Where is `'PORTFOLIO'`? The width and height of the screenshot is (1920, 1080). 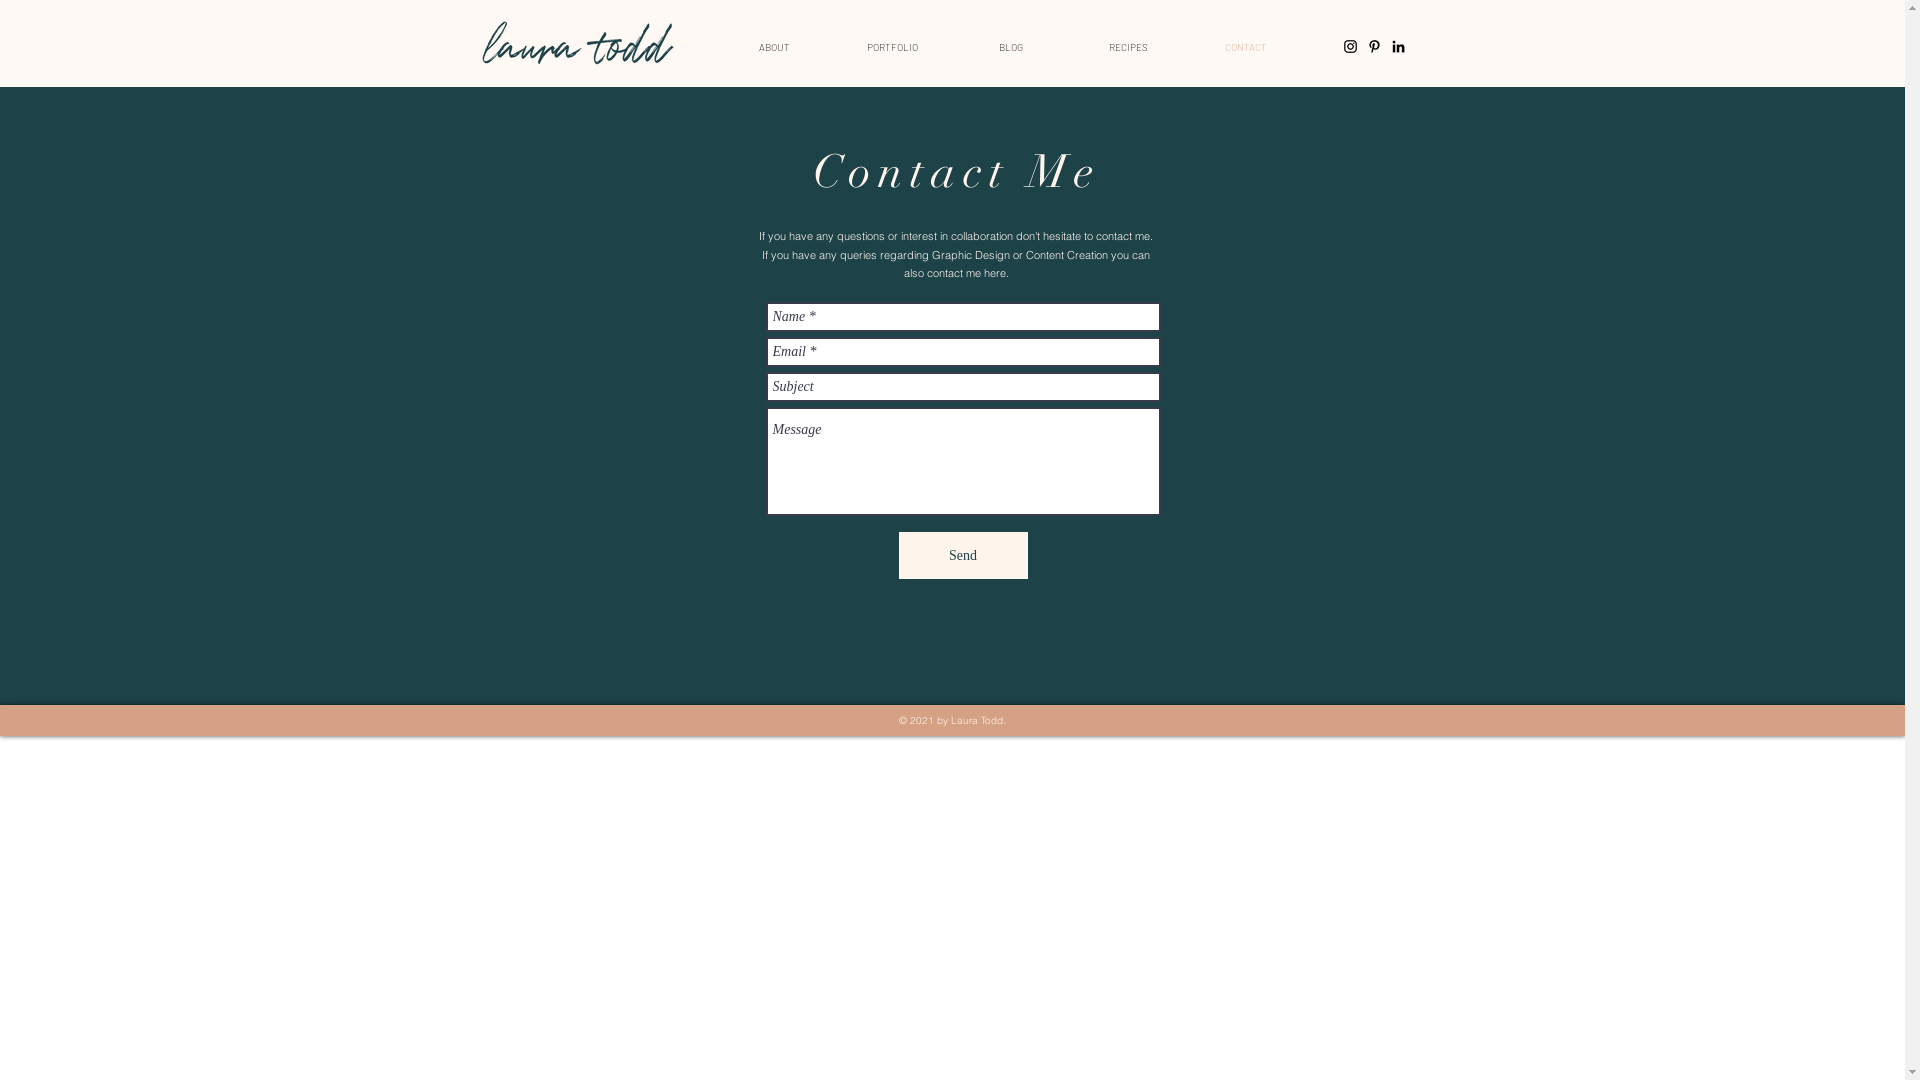
'PORTFOLIO' is located at coordinates (891, 45).